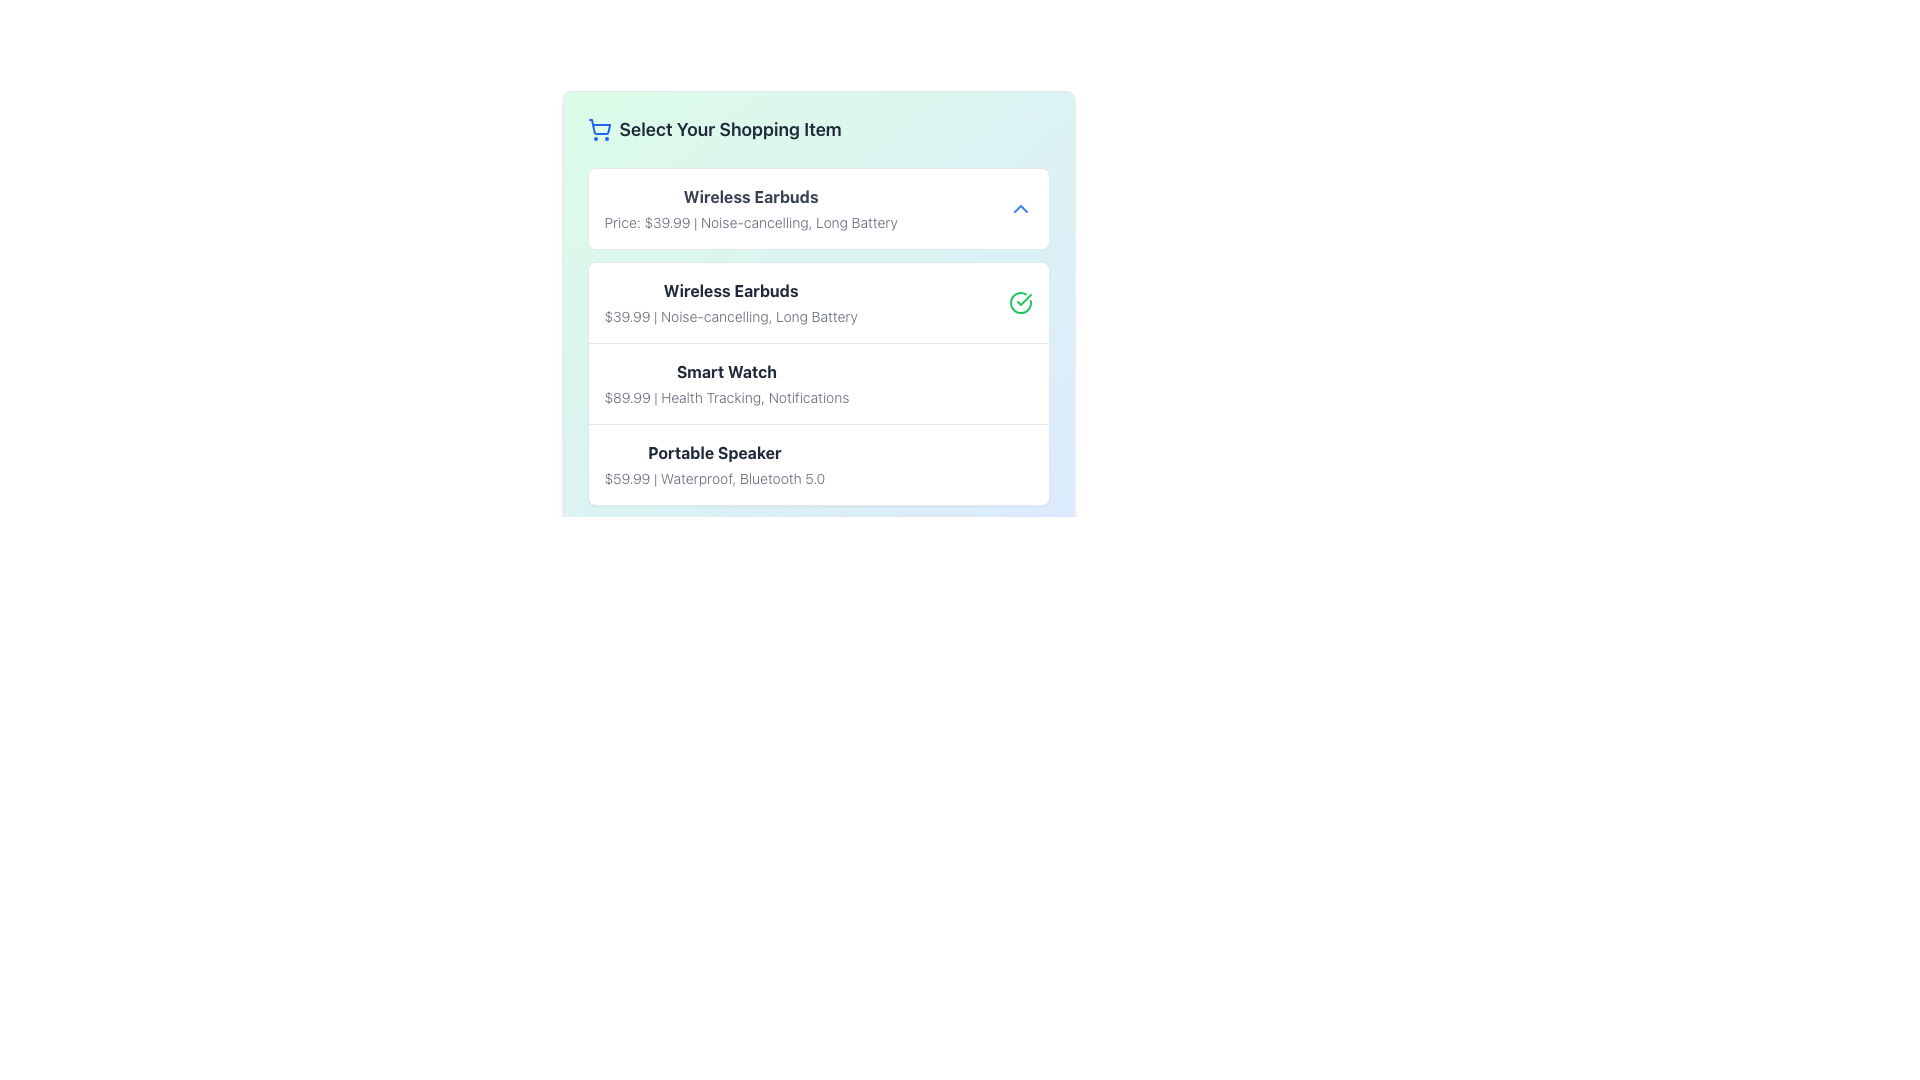 The width and height of the screenshot is (1920, 1080). I want to click on the list item displaying 'Wireless Earbuds' with price and features, located beneath the title 'Select Your Shopping Item', so click(818, 208).